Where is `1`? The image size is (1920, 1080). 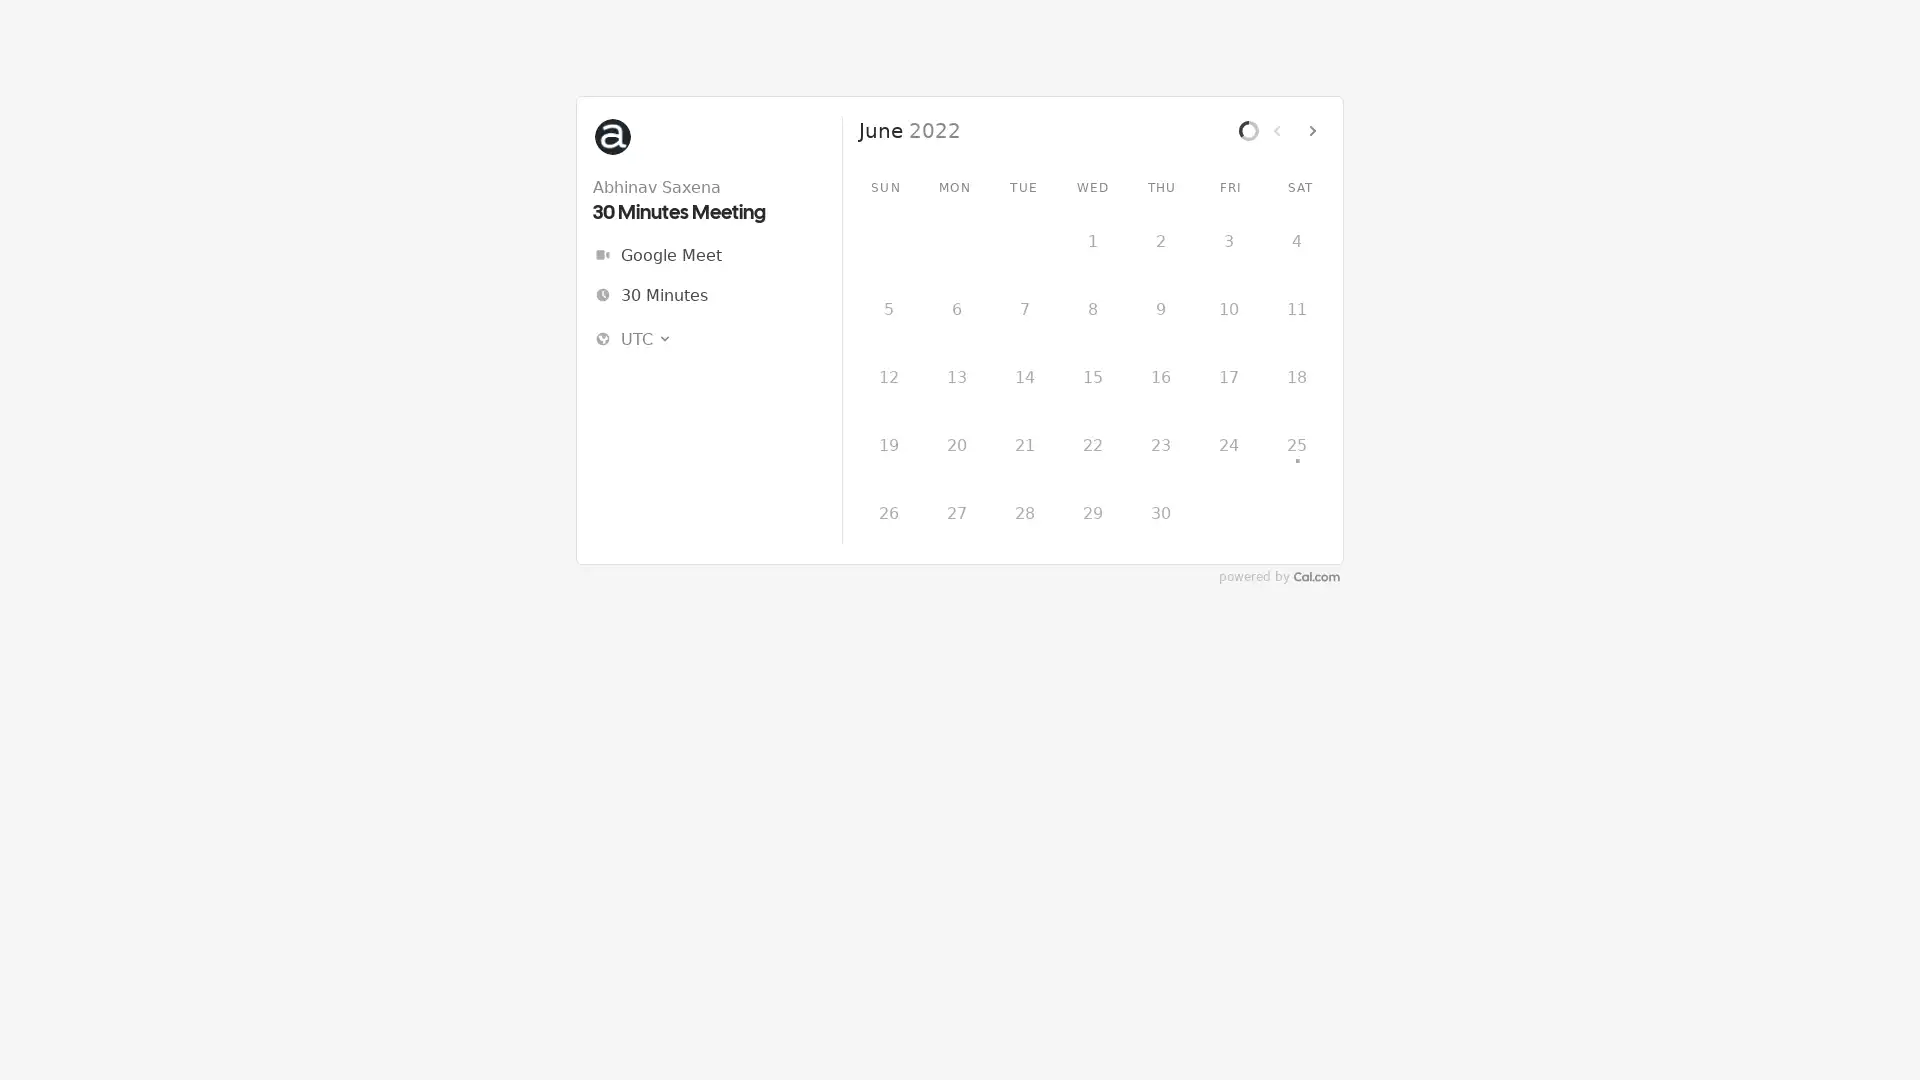 1 is located at coordinates (1092, 240).